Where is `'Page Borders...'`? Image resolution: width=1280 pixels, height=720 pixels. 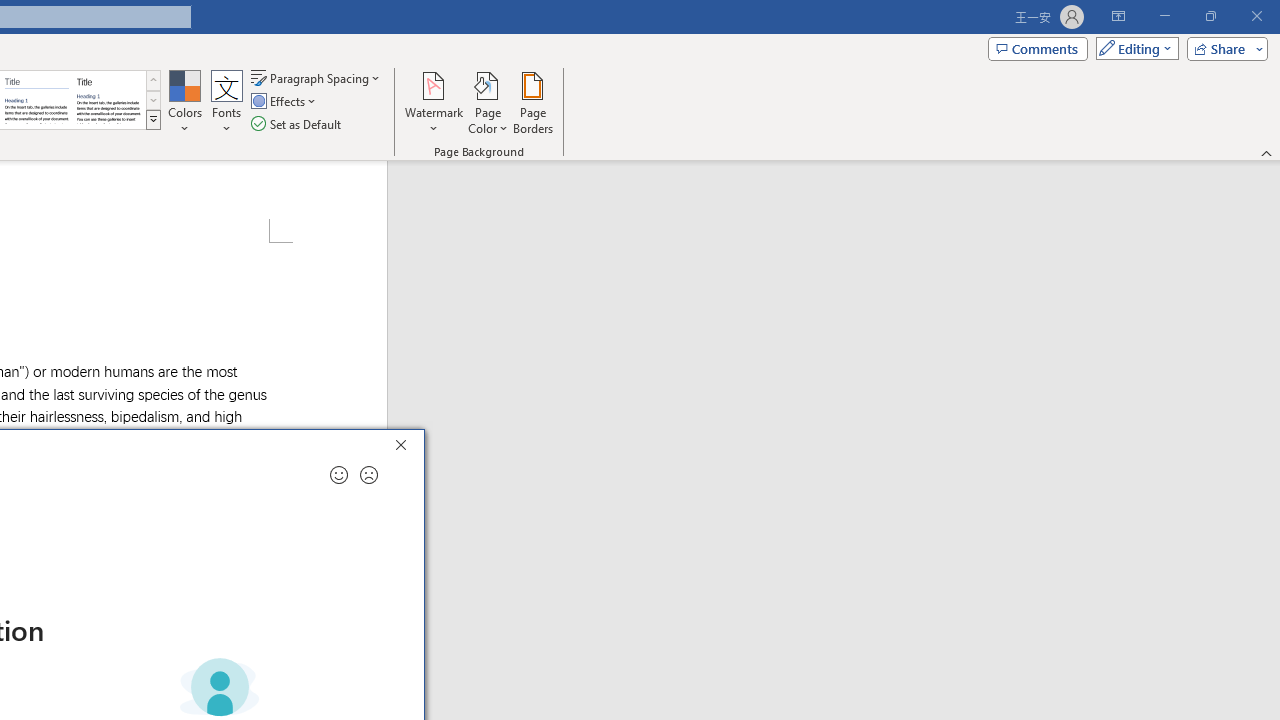 'Page Borders...' is located at coordinates (533, 103).